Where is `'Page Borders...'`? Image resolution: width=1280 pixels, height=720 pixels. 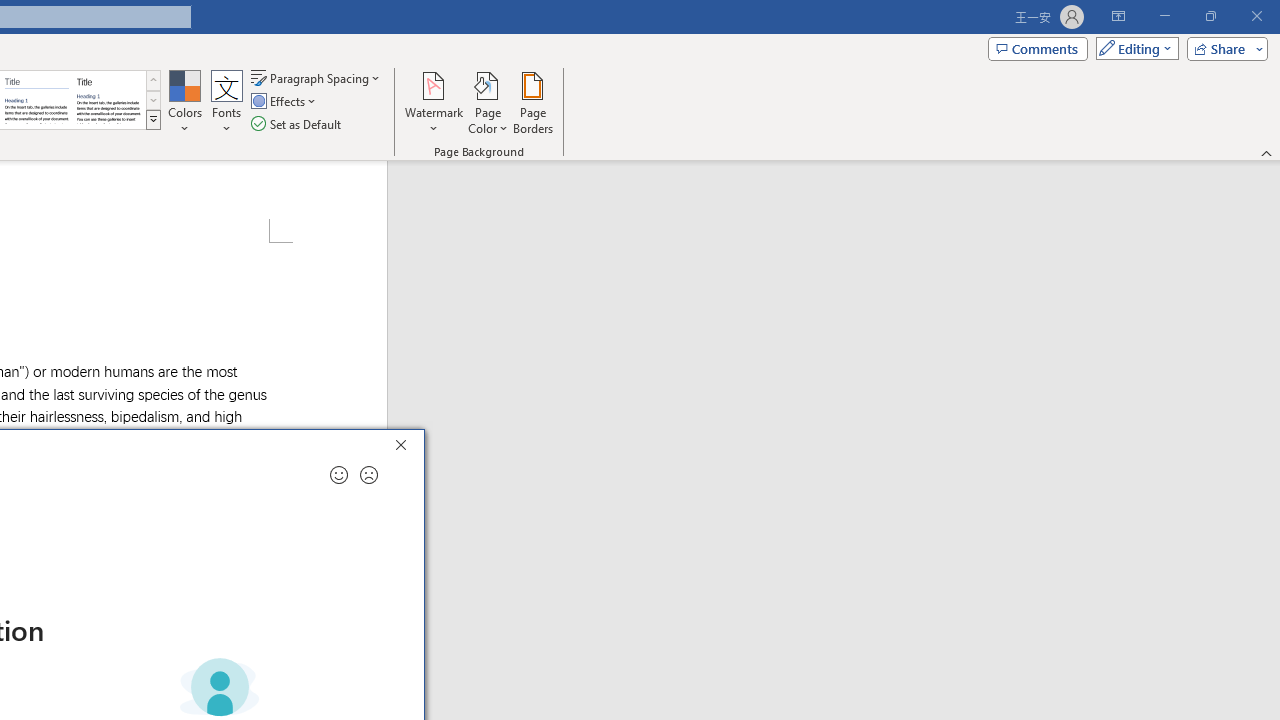 'Page Borders...' is located at coordinates (533, 103).